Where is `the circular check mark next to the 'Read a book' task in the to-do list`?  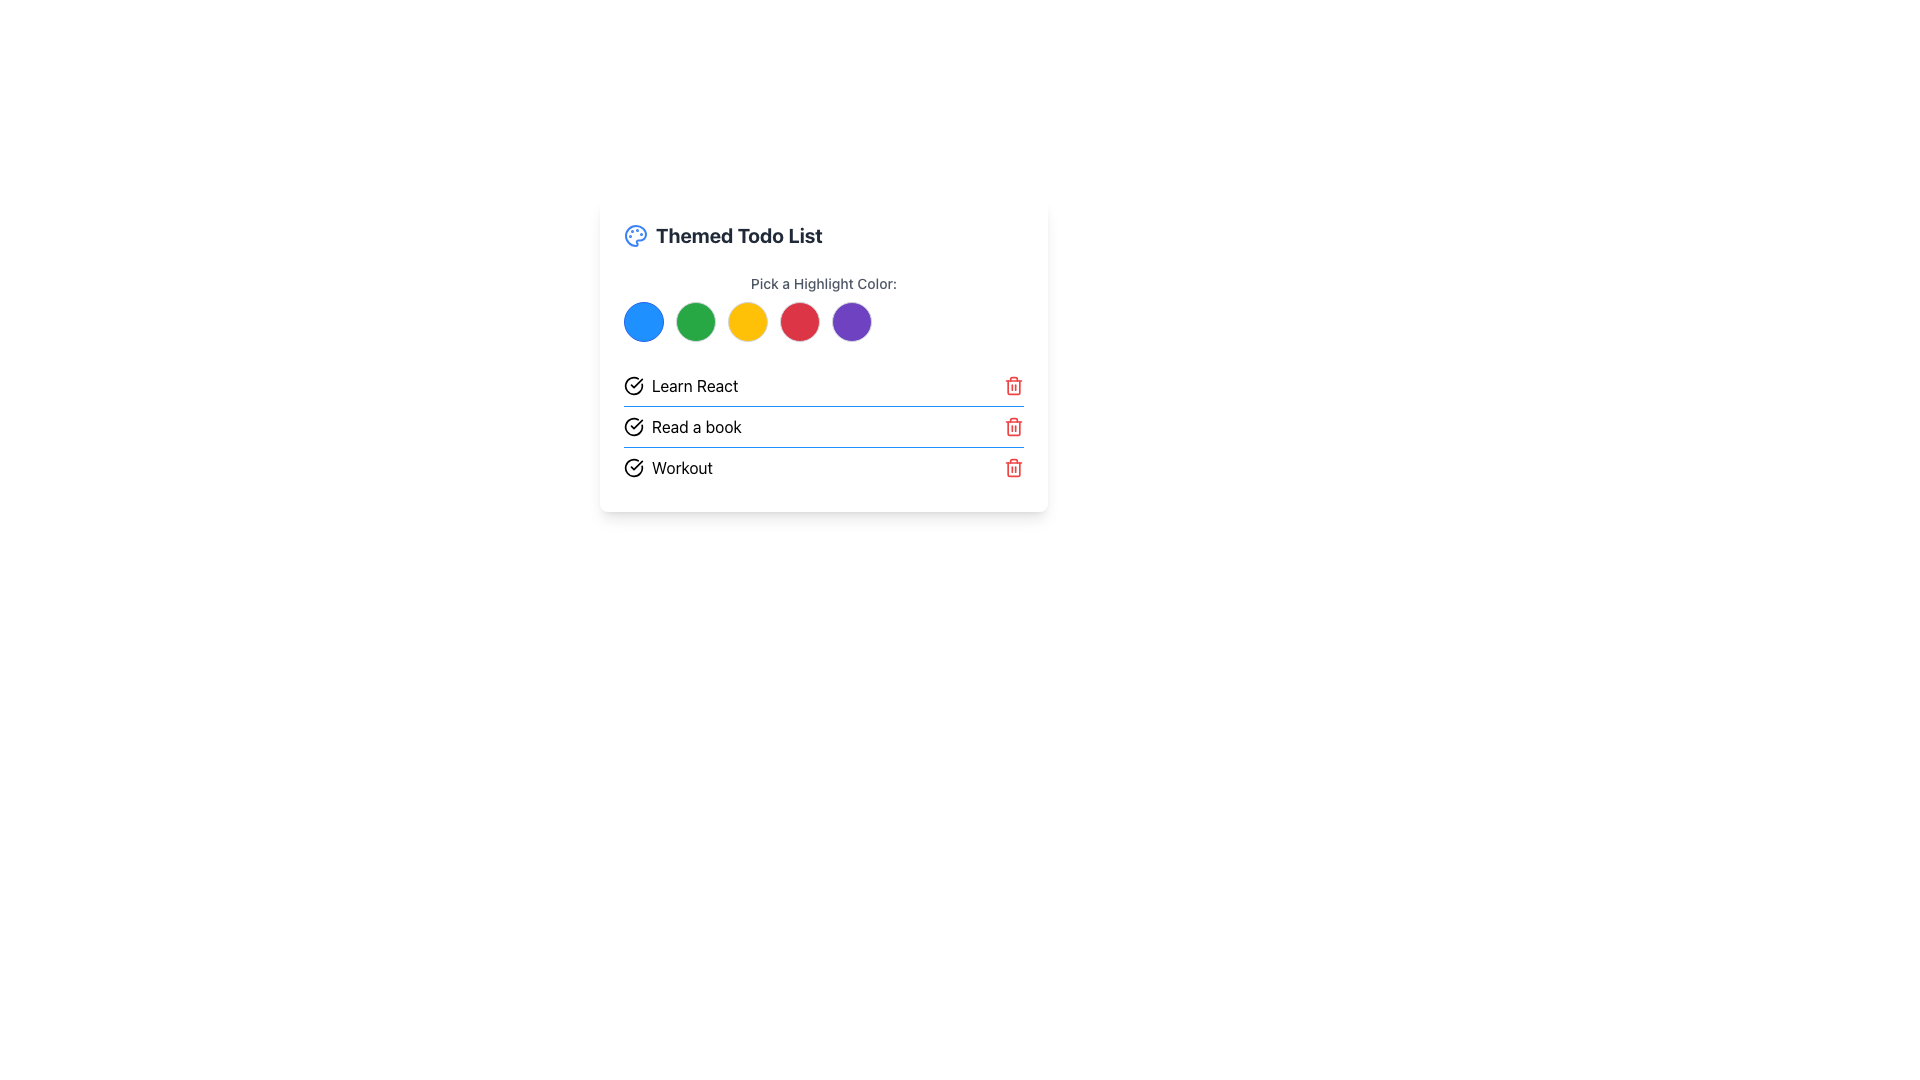
the circular check mark next to the 'Read a book' task in the to-do list is located at coordinates (824, 424).